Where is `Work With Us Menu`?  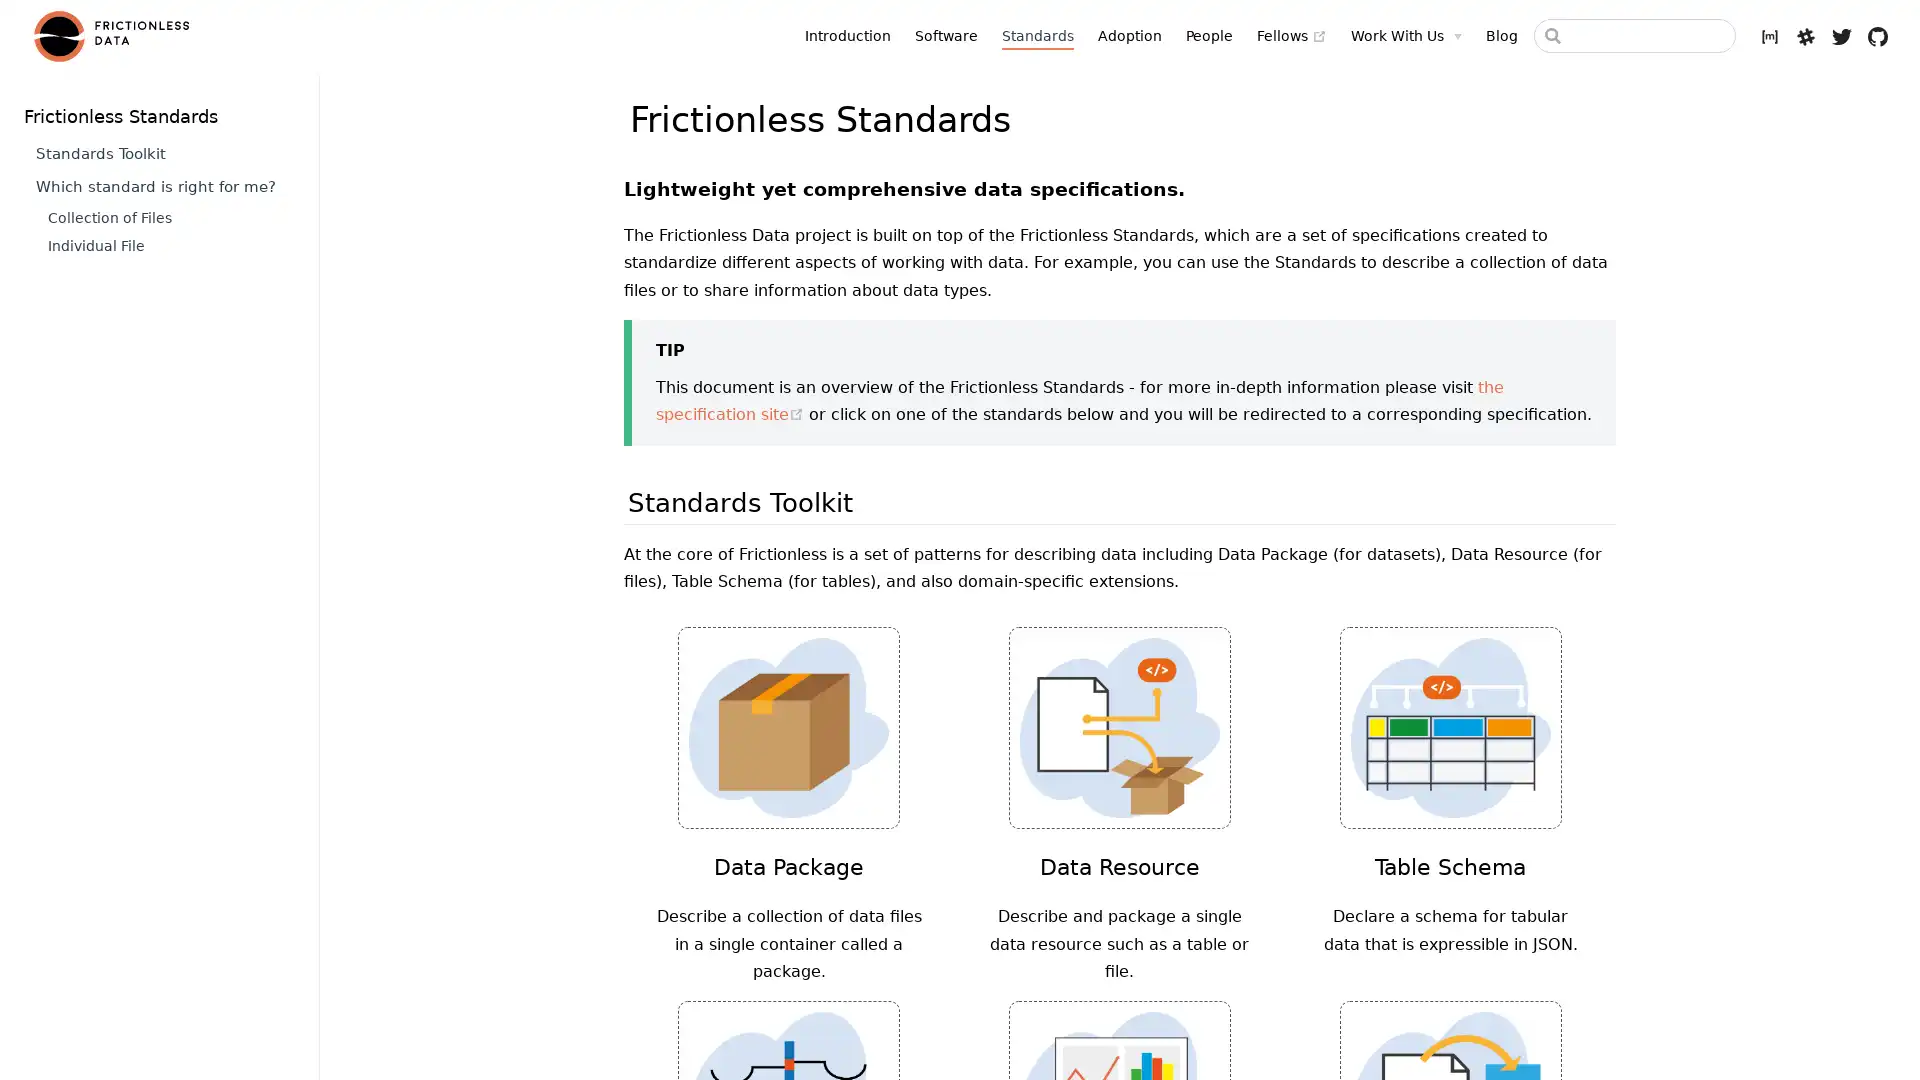
Work With Us Menu is located at coordinates (1405, 35).